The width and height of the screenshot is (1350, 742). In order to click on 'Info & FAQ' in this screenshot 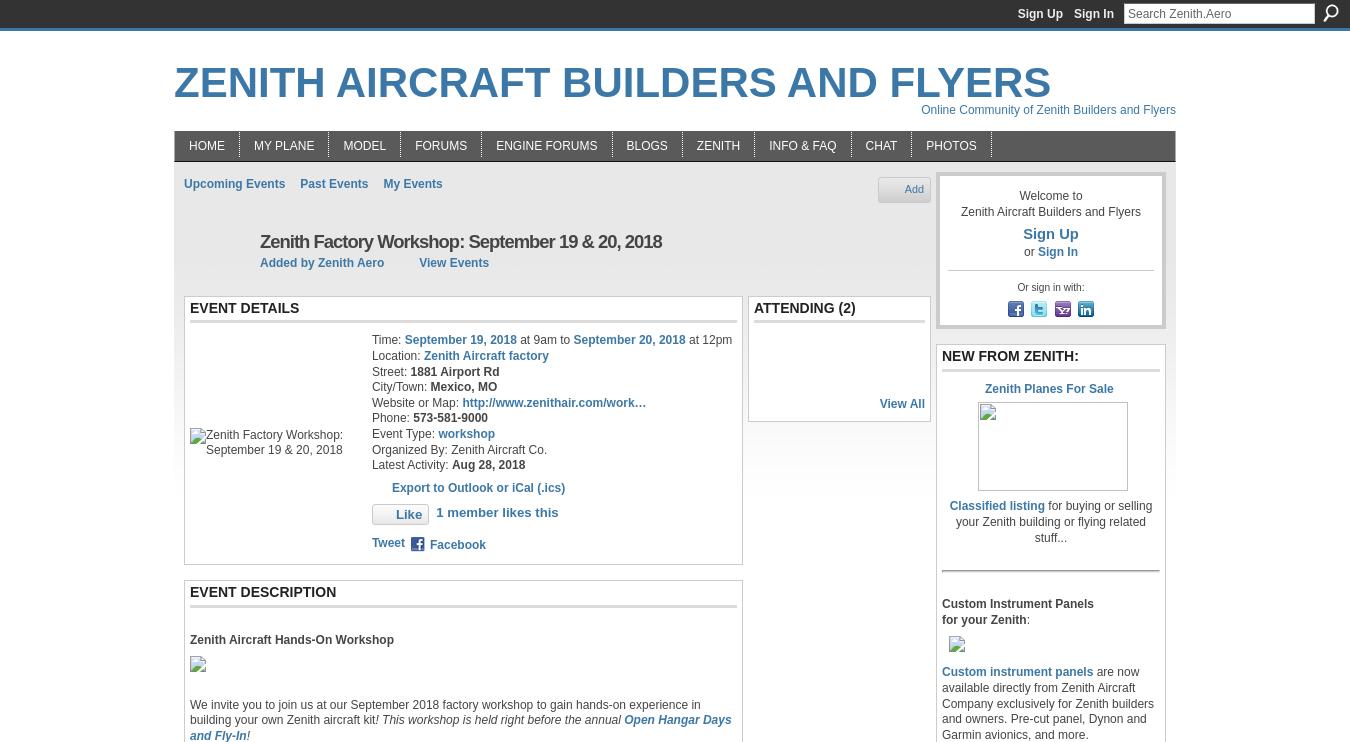, I will do `click(802, 144)`.